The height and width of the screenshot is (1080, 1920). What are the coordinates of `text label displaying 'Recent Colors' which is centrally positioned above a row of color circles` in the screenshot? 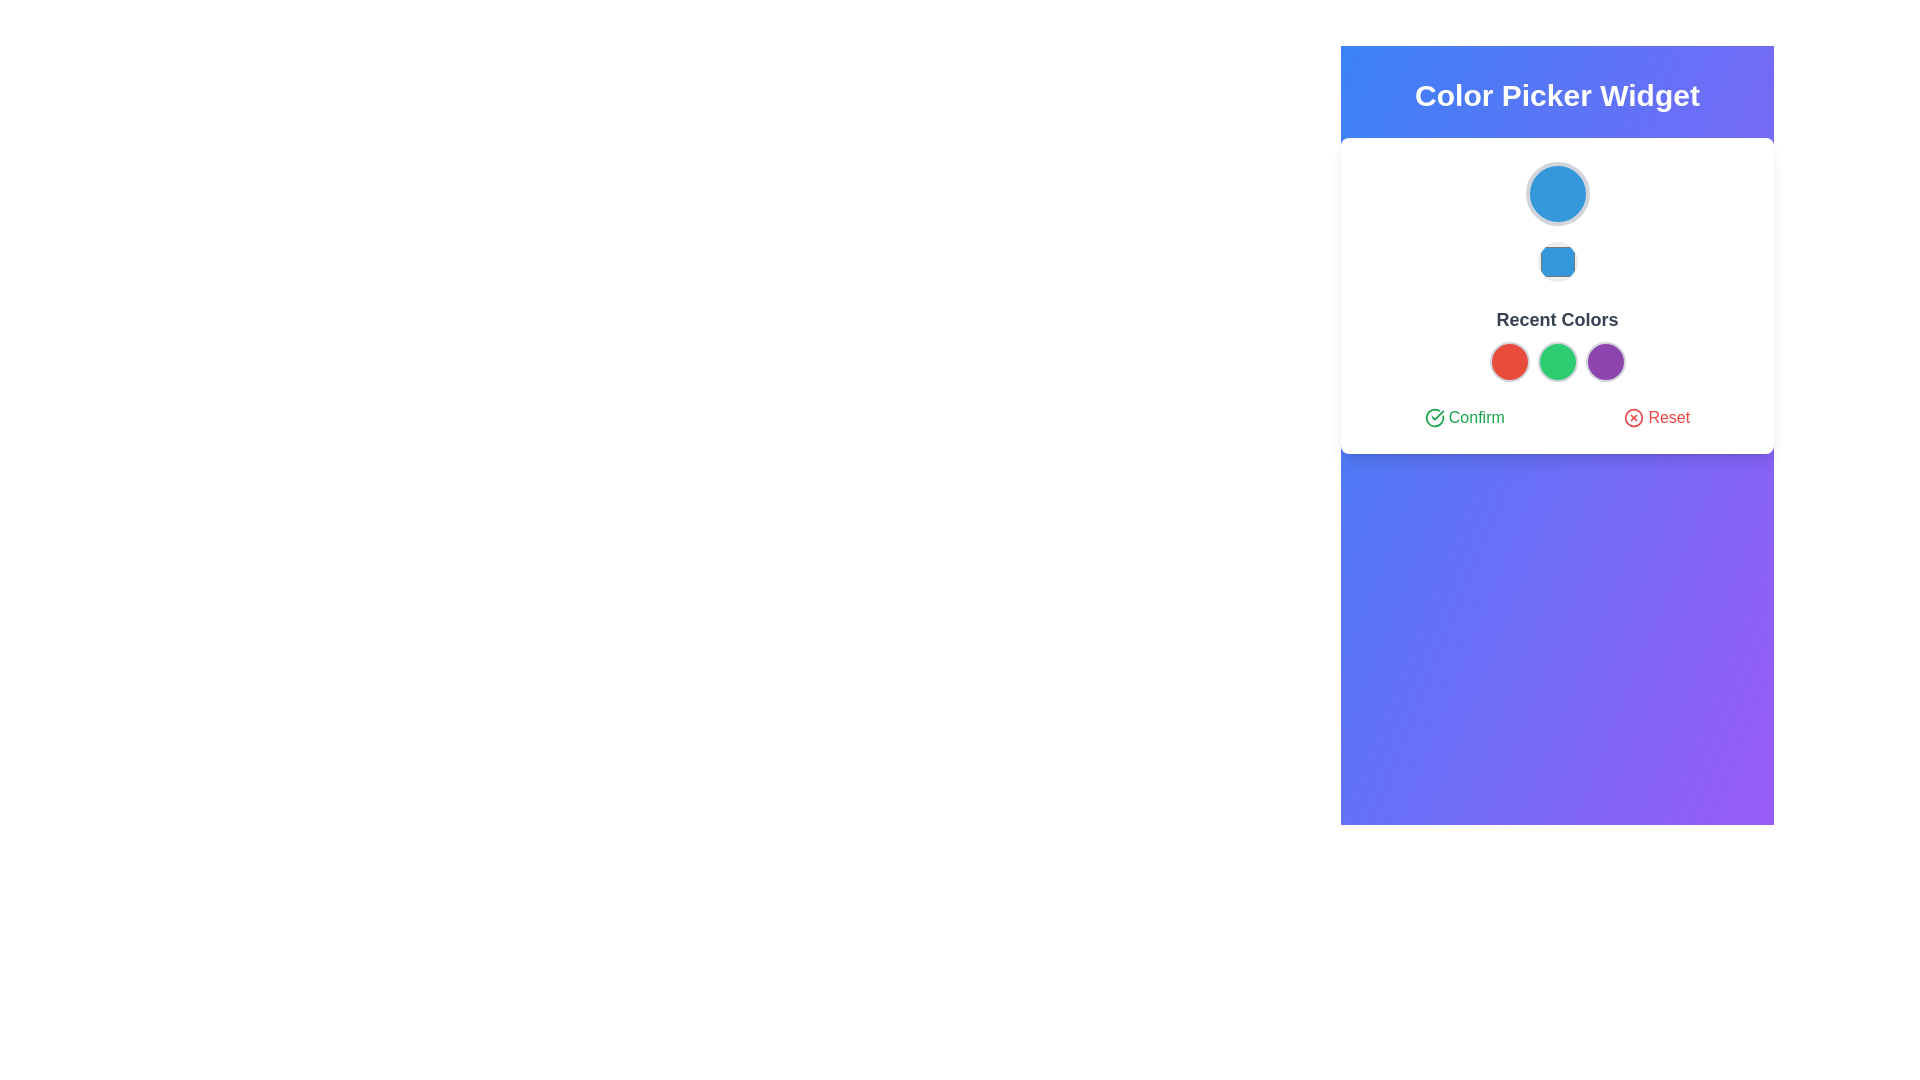 It's located at (1556, 319).